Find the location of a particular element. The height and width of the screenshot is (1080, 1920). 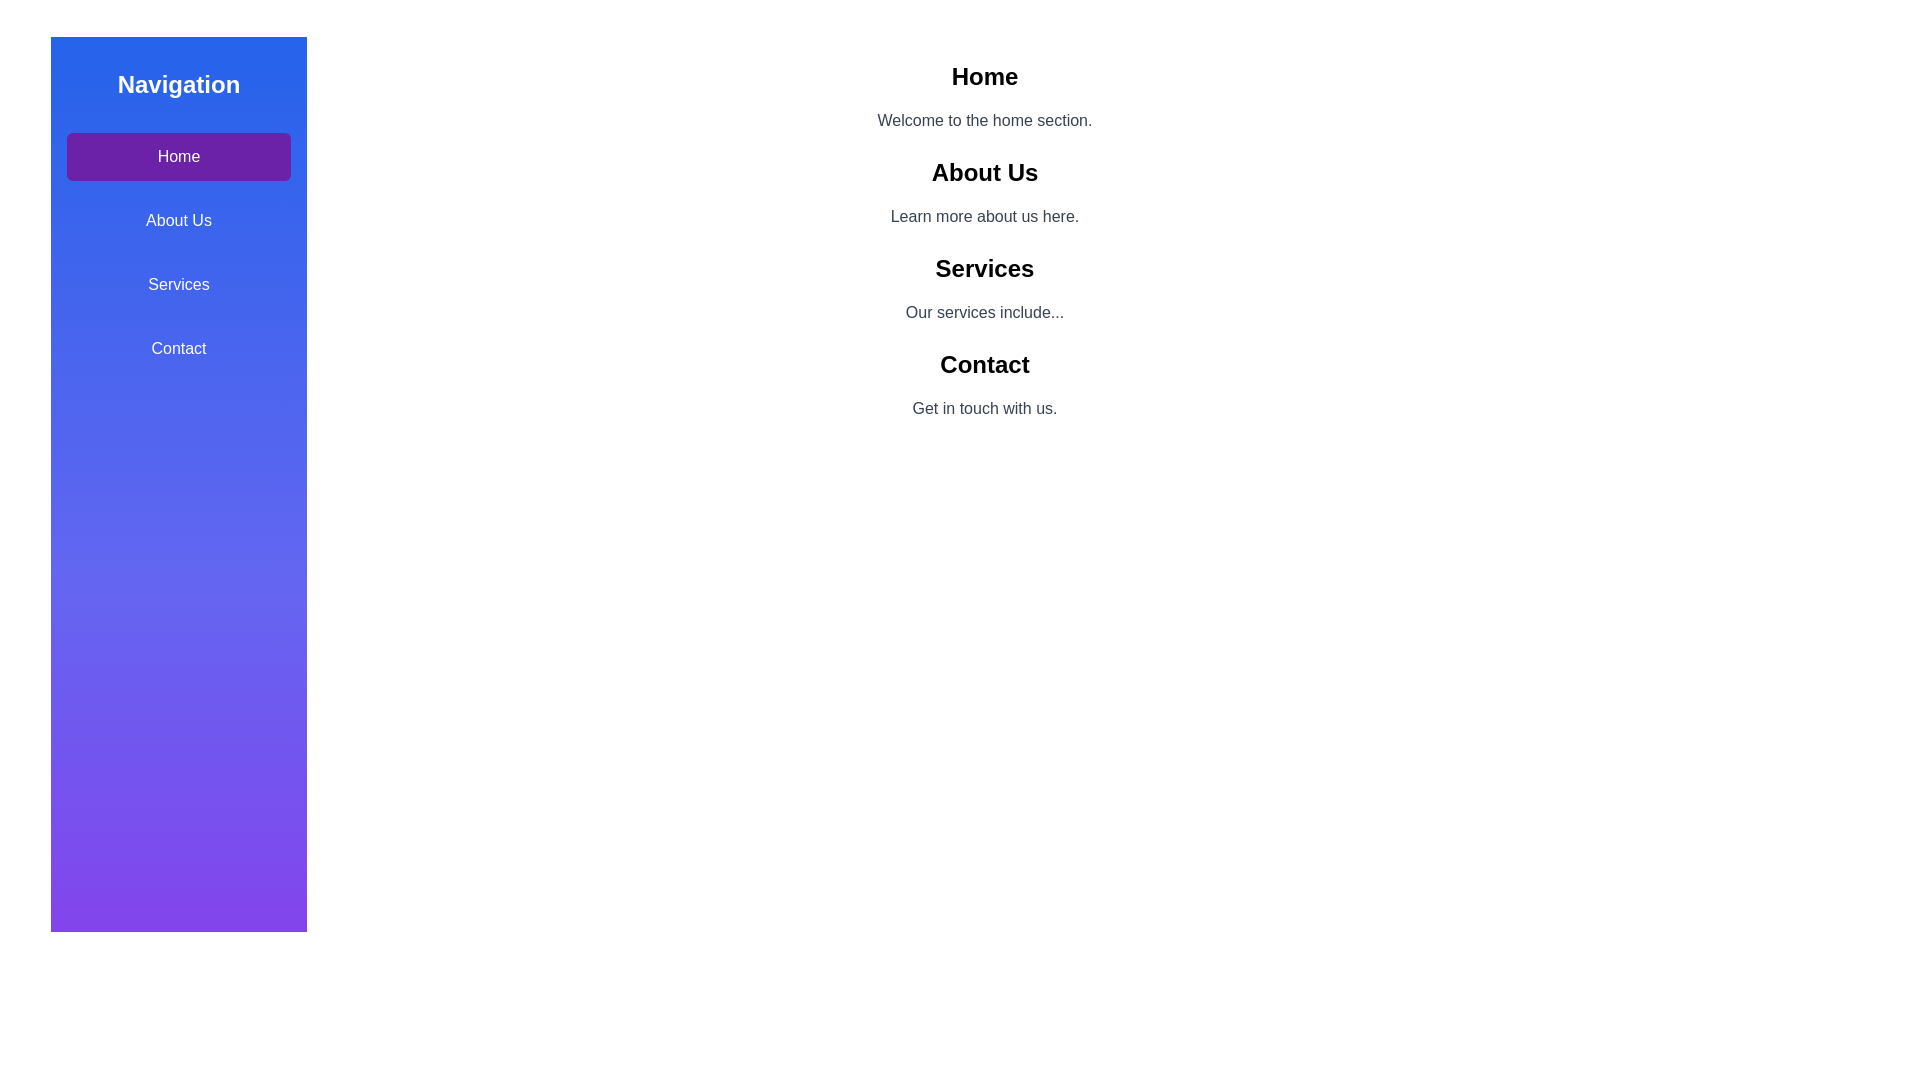

the static text element that says 'Get in touch with us.' located in the 'Contact' section, positioned below the header 'Contact' is located at coordinates (984, 407).